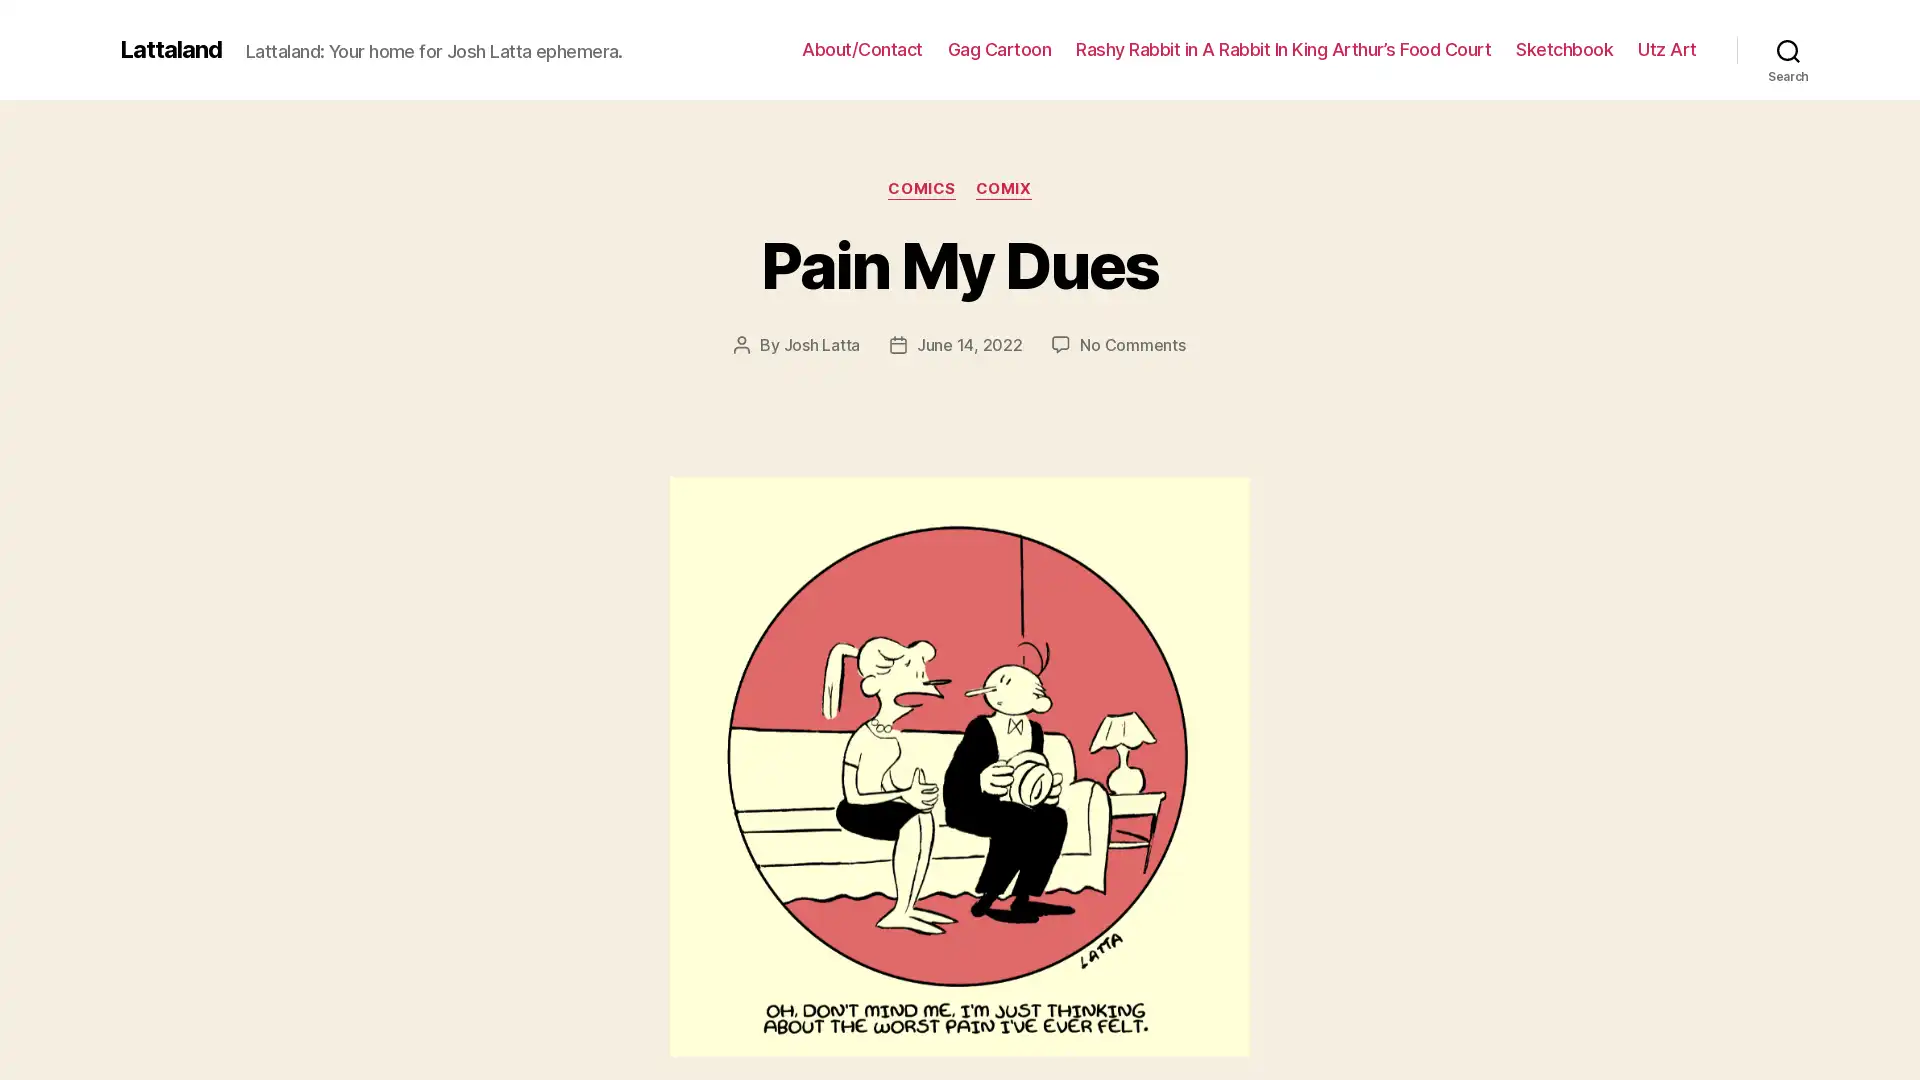 This screenshot has width=1920, height=1080. What do you see at coordinates (1788, 49) in the screenshot?
I see `Search` at bounding box center [1788, 49].